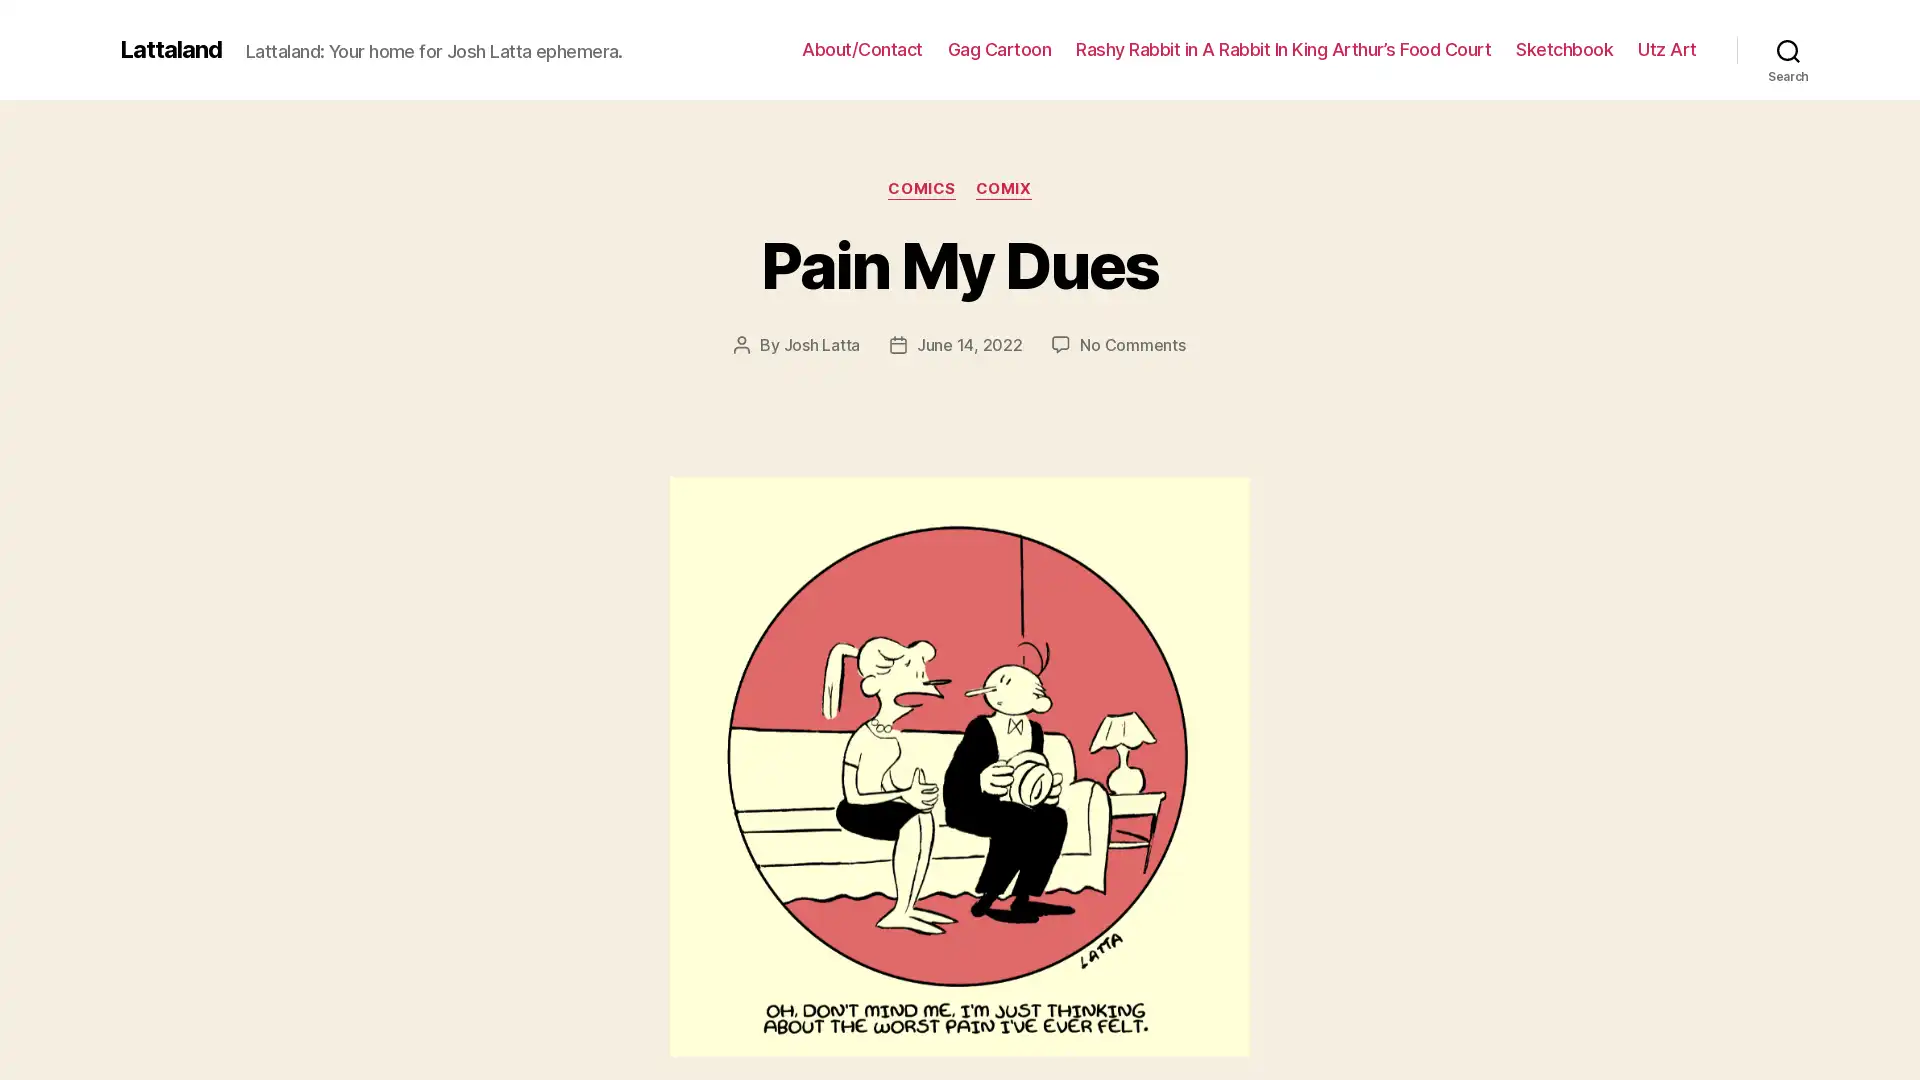 This screenshot has width=1920, height=1080. What do you see at coordinates (1788, 49) in the screenshot?
I see `Search` at bounding box center [1788, 49].